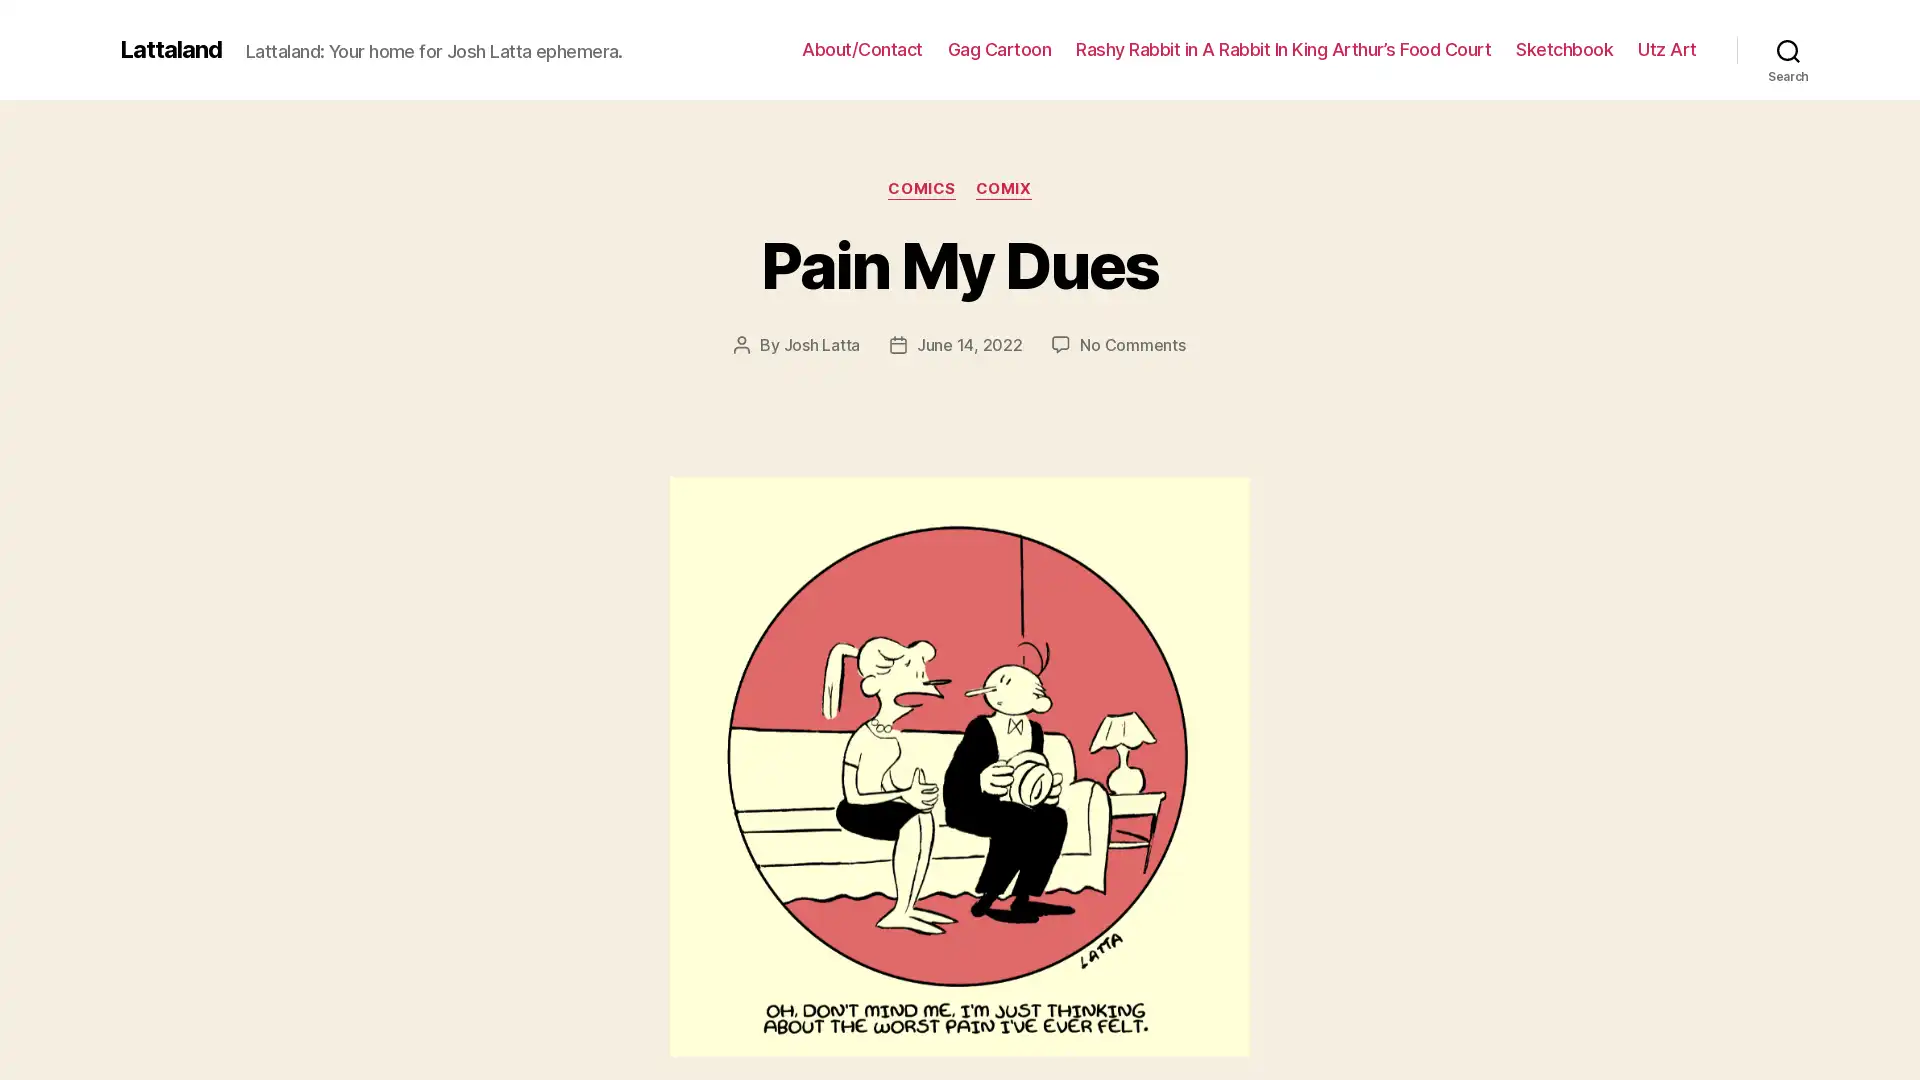 This screenshot has width=1920, height=1080. What do you see at coordinates (1788, 49) in the screenshot?
I see `Search` at bounding box center [1788, 49].